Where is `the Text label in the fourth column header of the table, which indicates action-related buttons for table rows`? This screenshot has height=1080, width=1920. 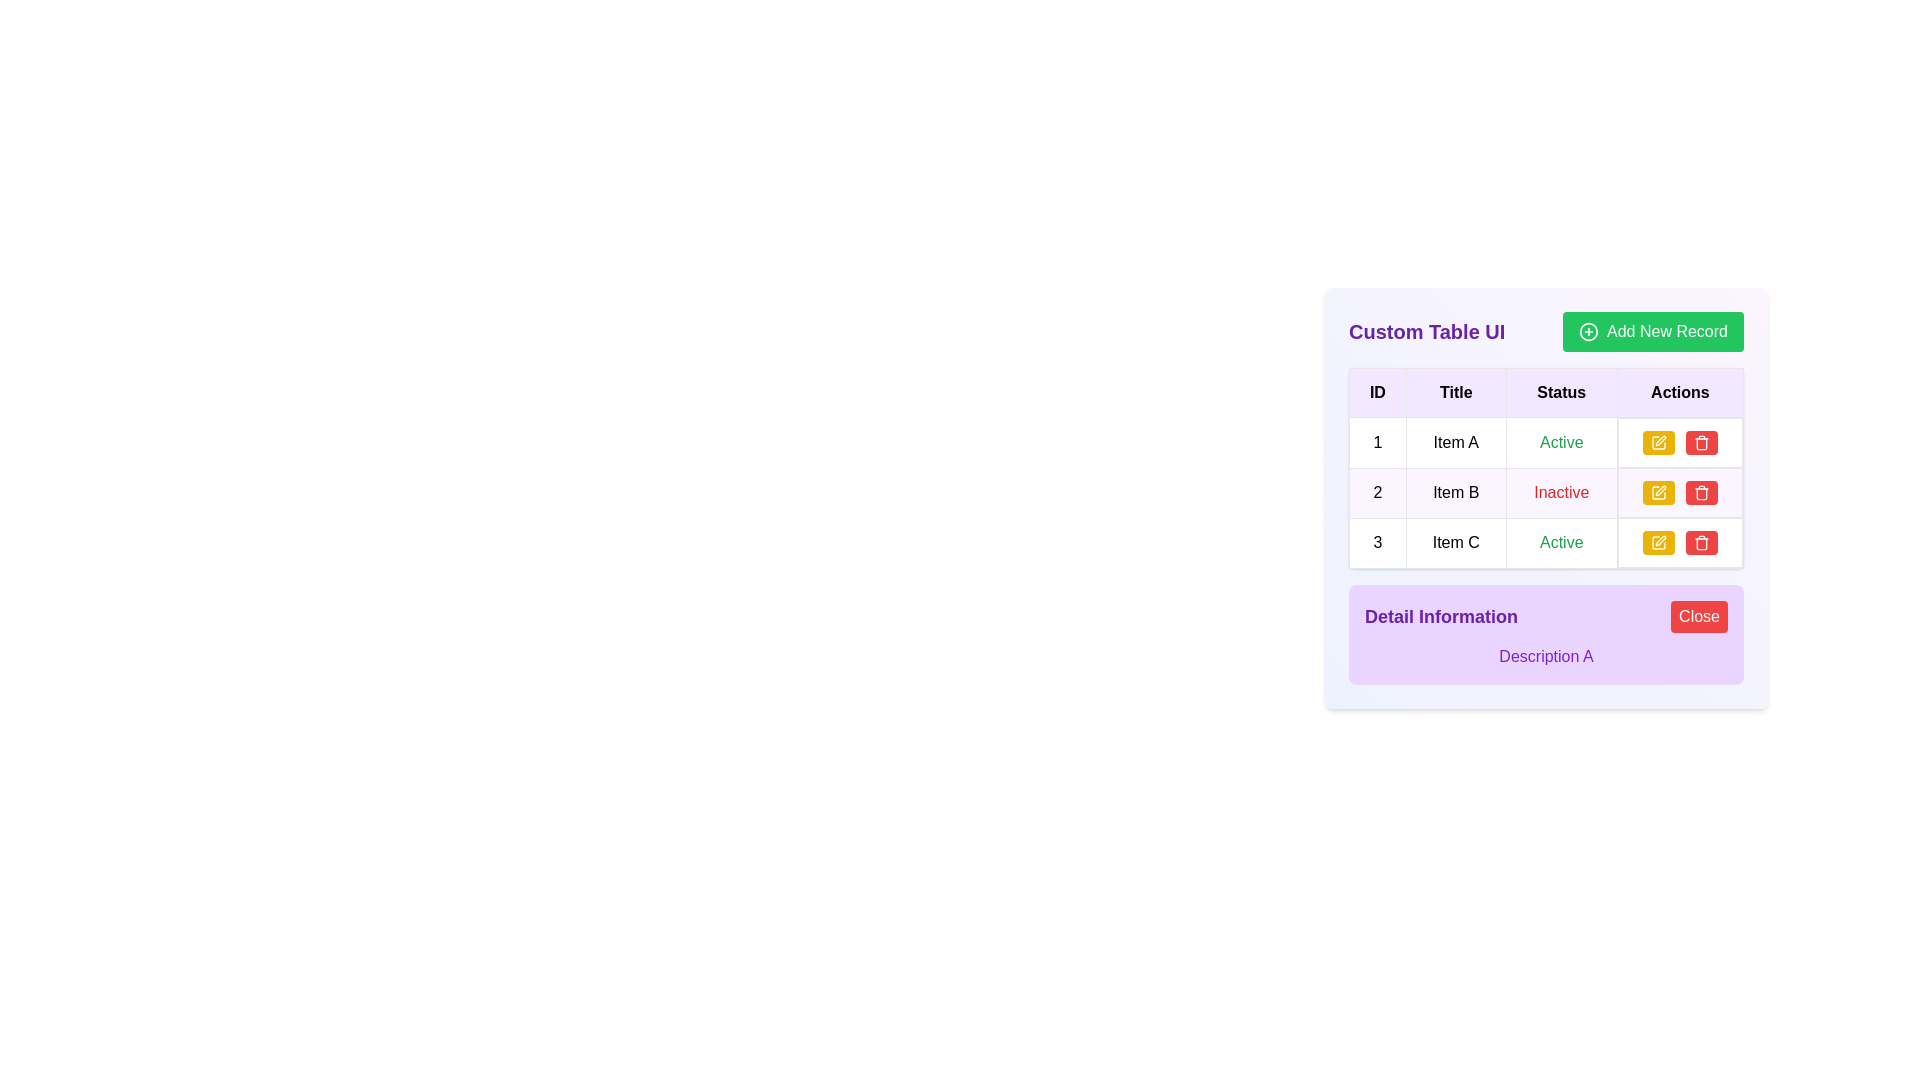
the Text label in the fourth column header of the table, which indicates action-related buttons for table rows is located at coordinates (1680, 393).